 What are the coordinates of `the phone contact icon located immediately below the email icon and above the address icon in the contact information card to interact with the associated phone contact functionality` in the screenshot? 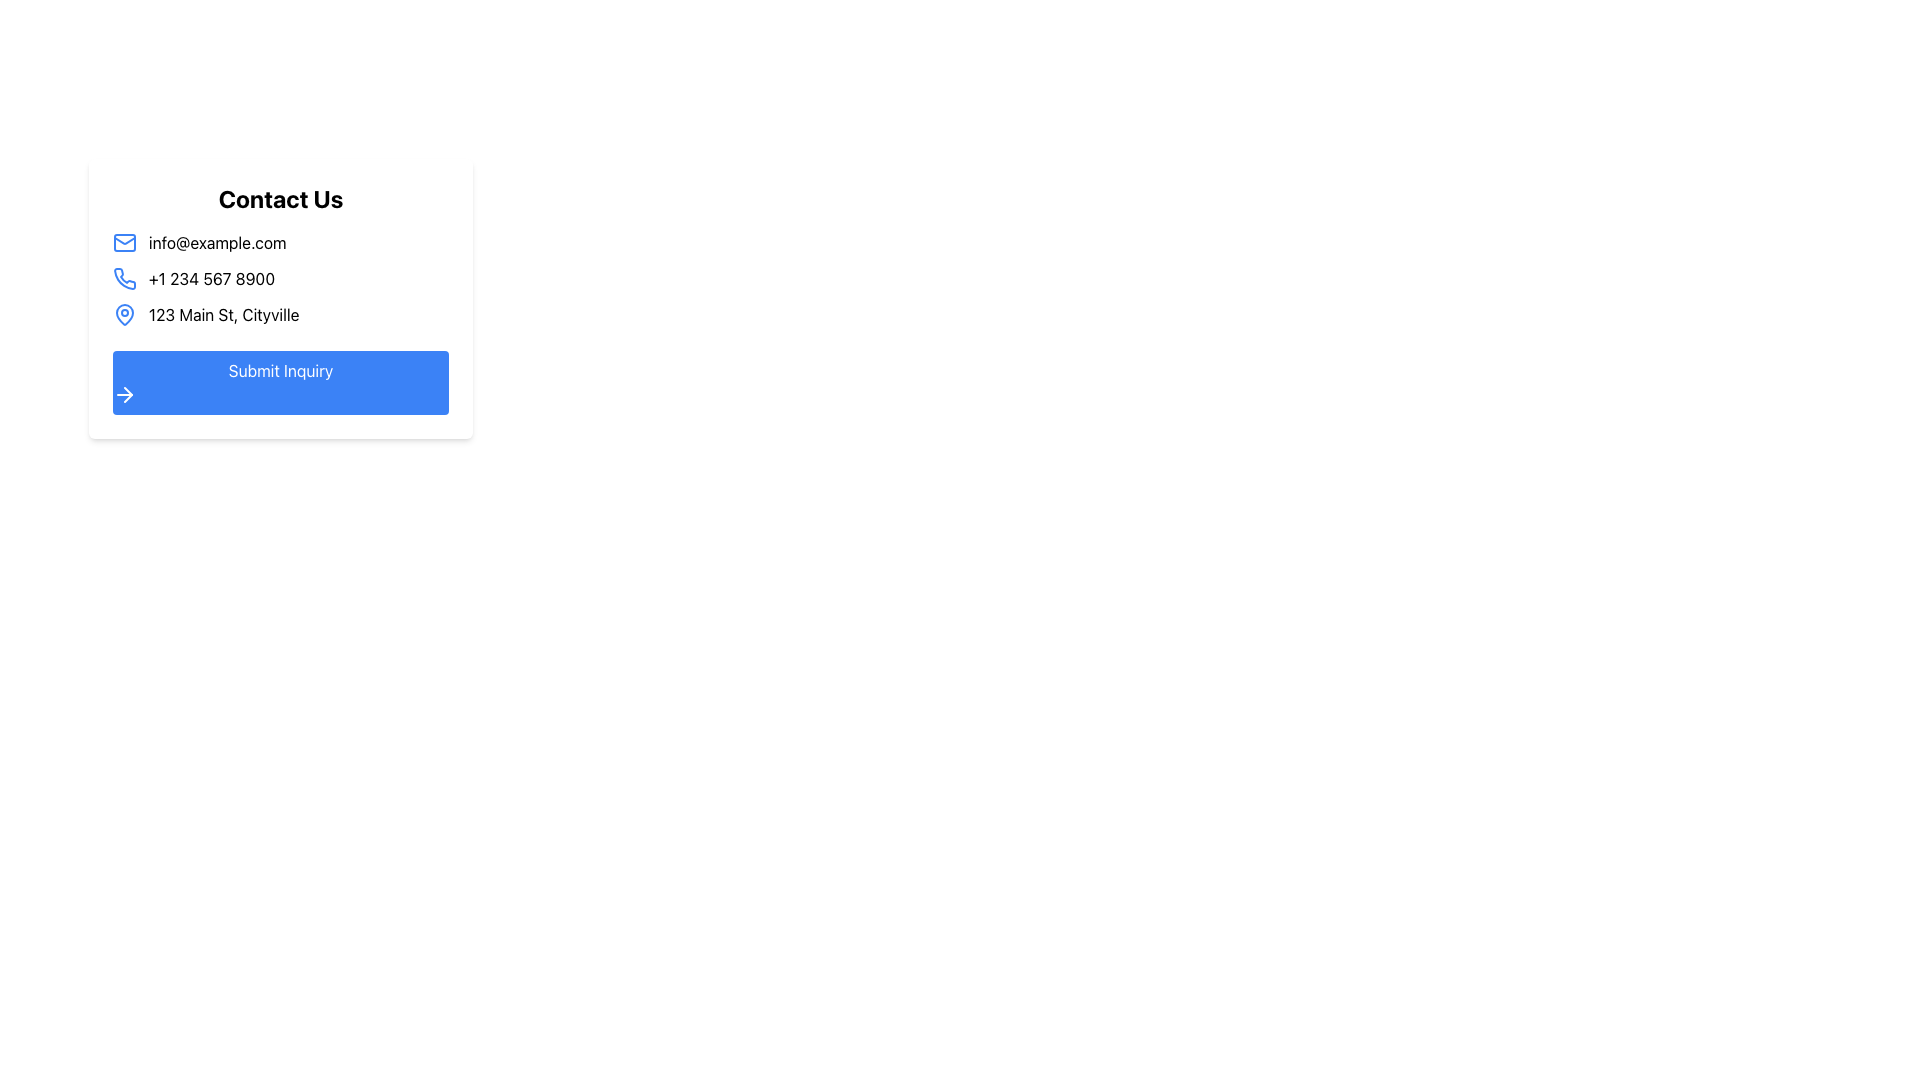 It's located at (123, 278).